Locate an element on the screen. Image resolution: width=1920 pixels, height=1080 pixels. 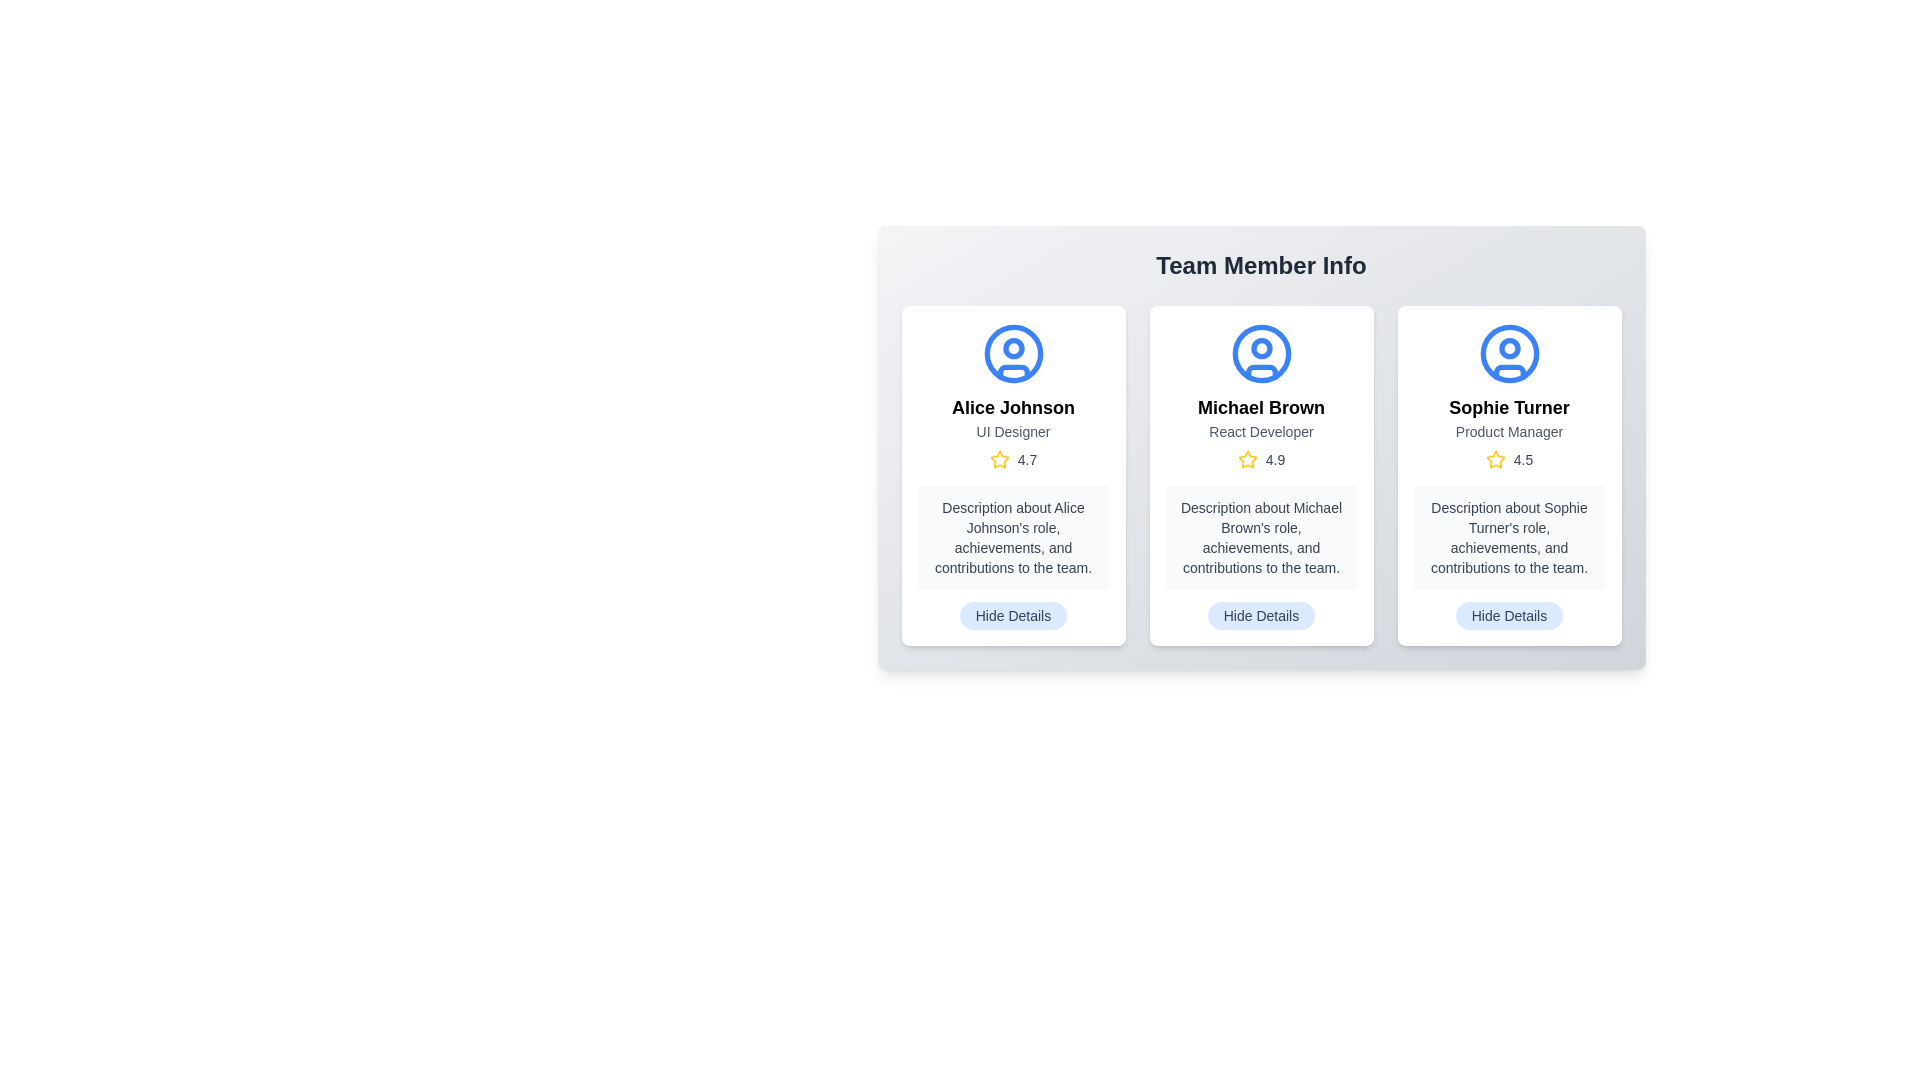
textual description located in the gray text block beneath the star rating in the card dedicated to Sophie Turner is located at coordinates (1509, 536).